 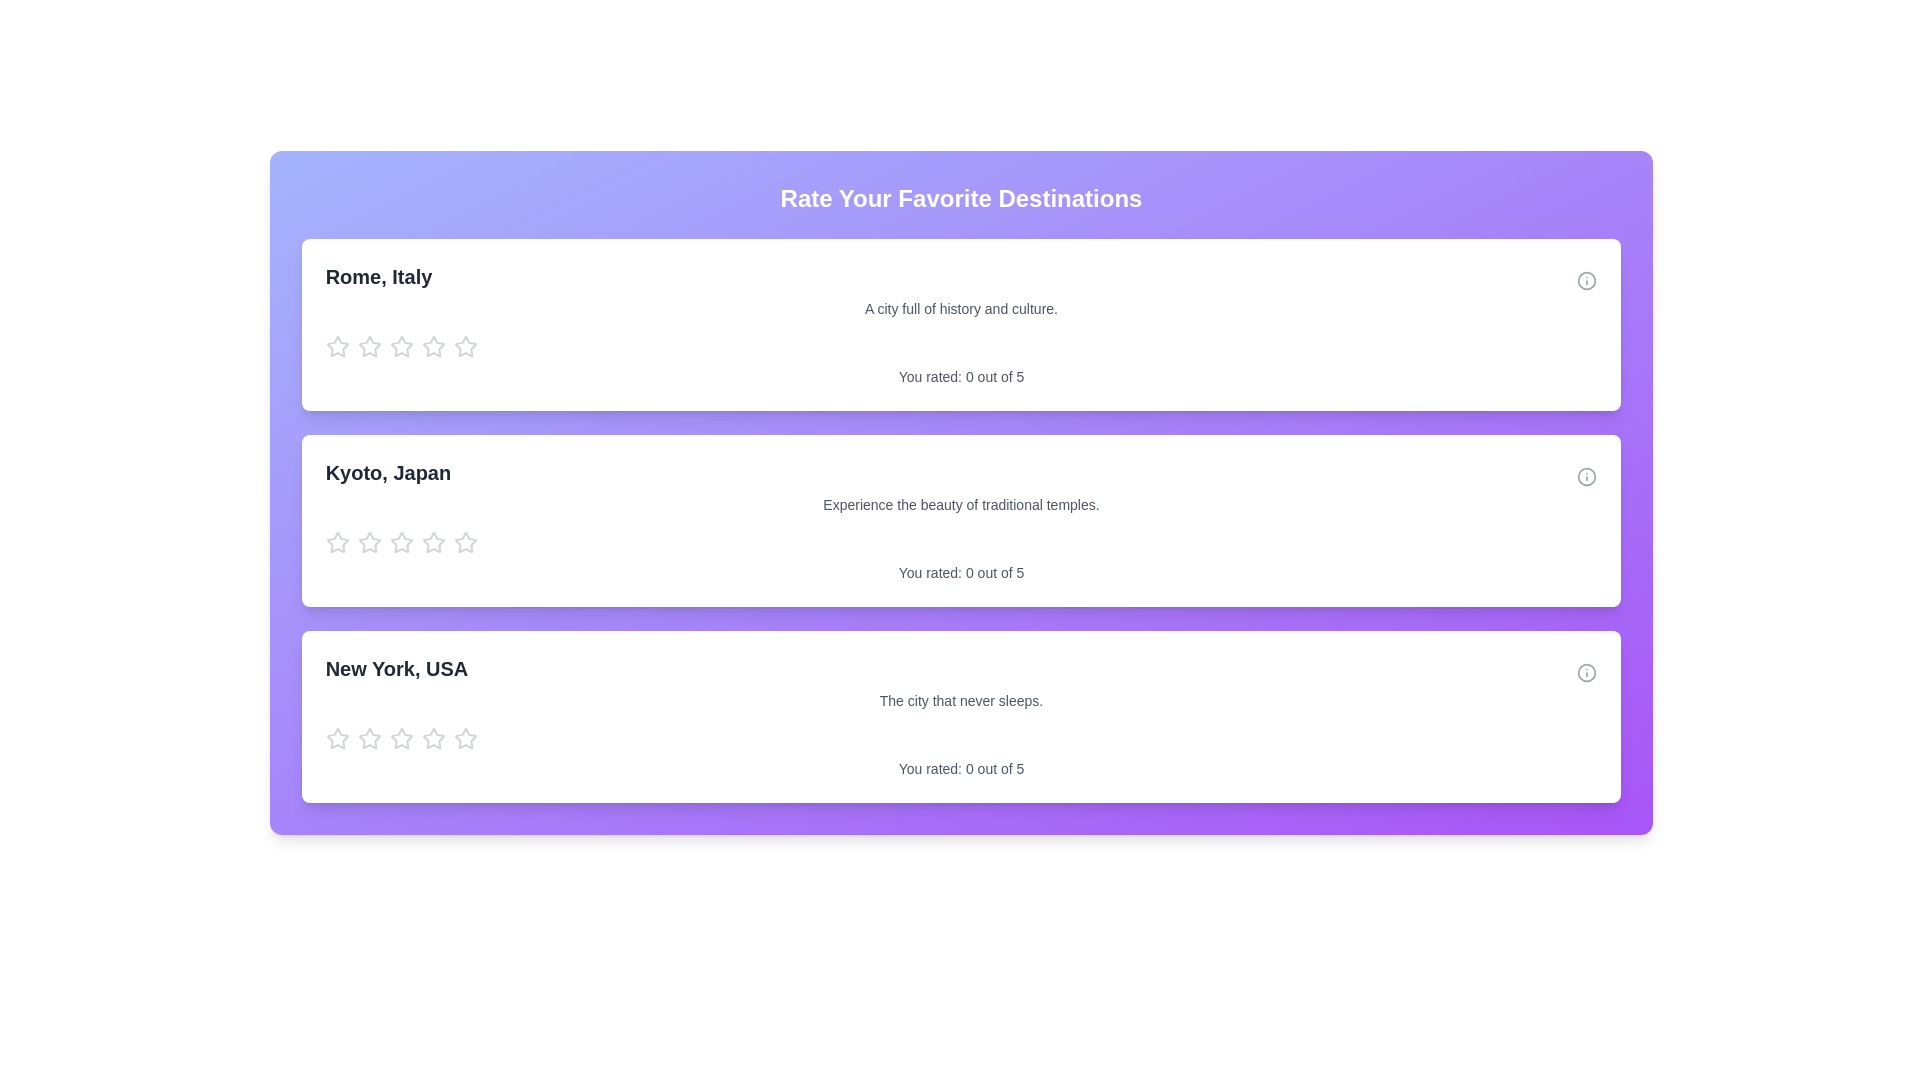 What do you see at coordinates (369, 738) in the screenshot?
I see `the first star icon in the rating component for the 'New York, USA' card` at bounding box center [369, 738].